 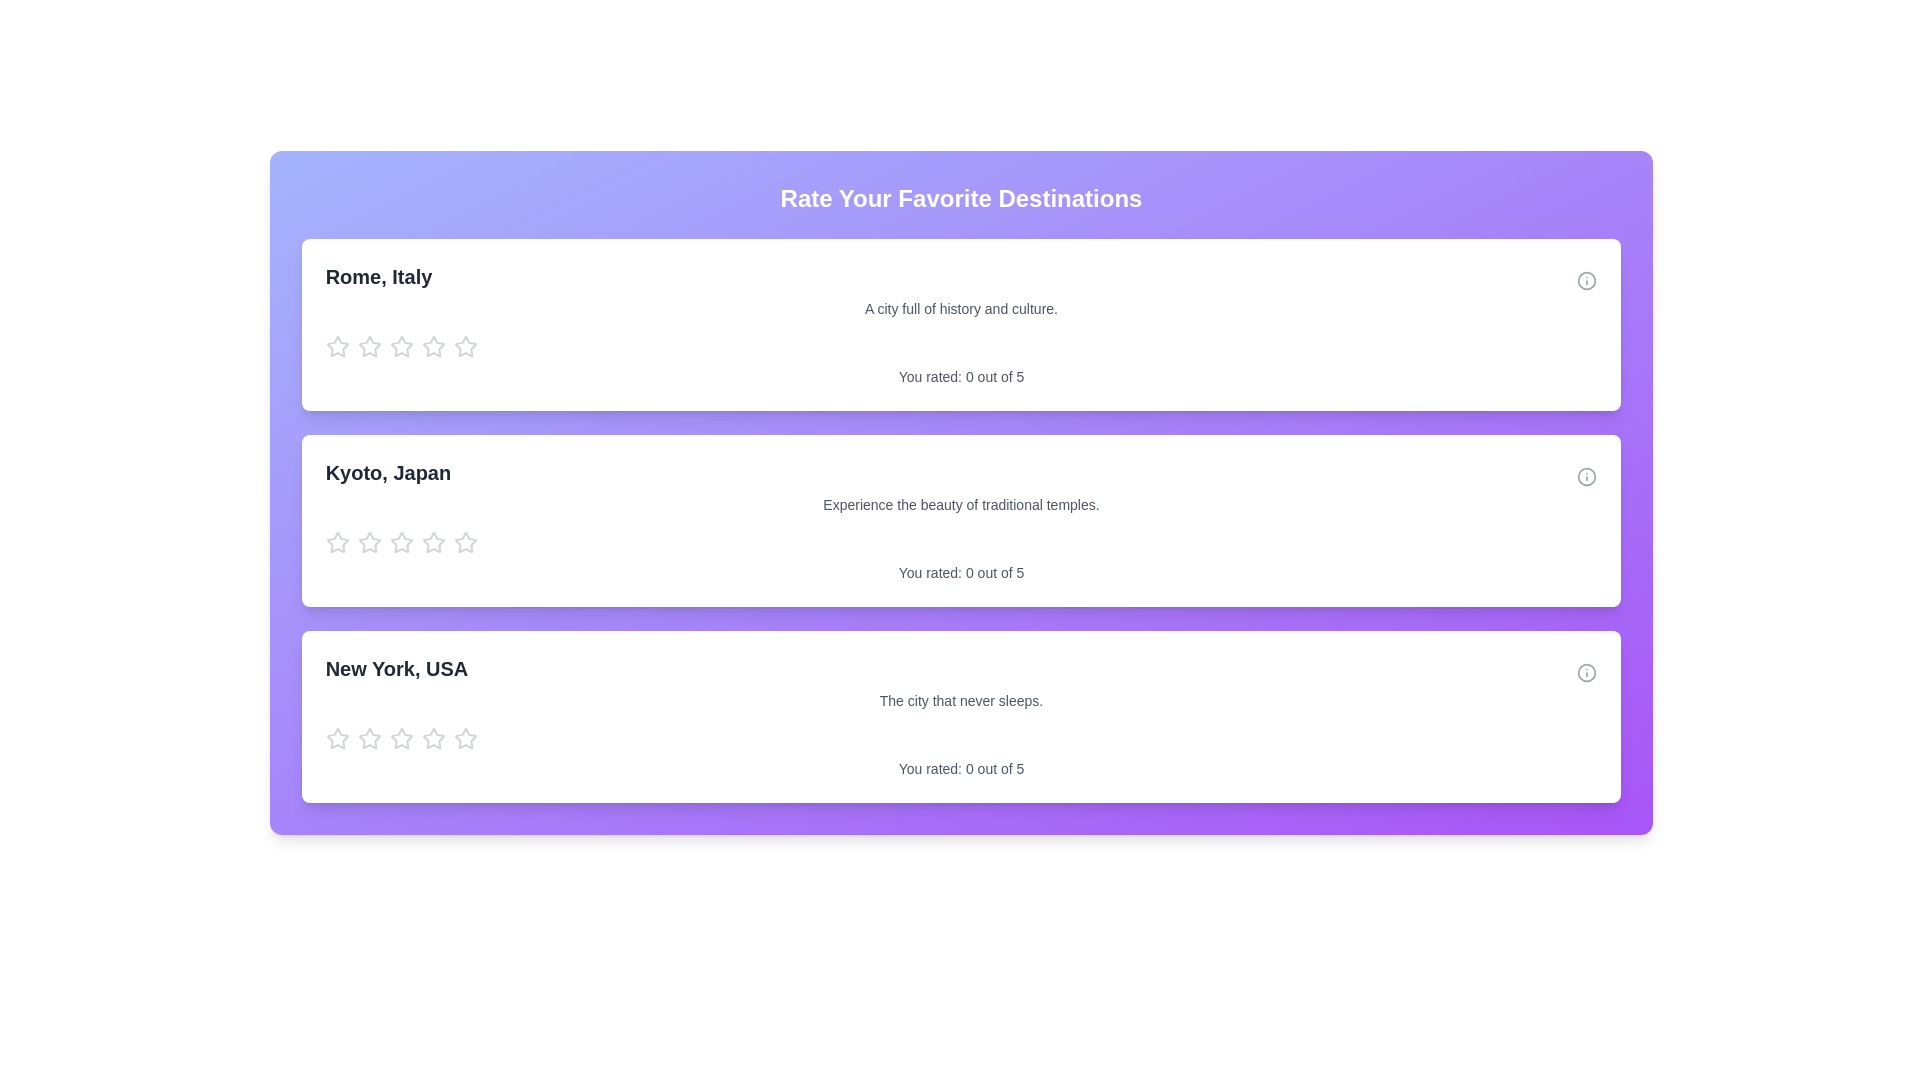 What do you see at coordinates (369, 738) in the screenshot?
I see `the first star icon in the rating component for the 'New York, USA' card` at bounding box center [369, 738].